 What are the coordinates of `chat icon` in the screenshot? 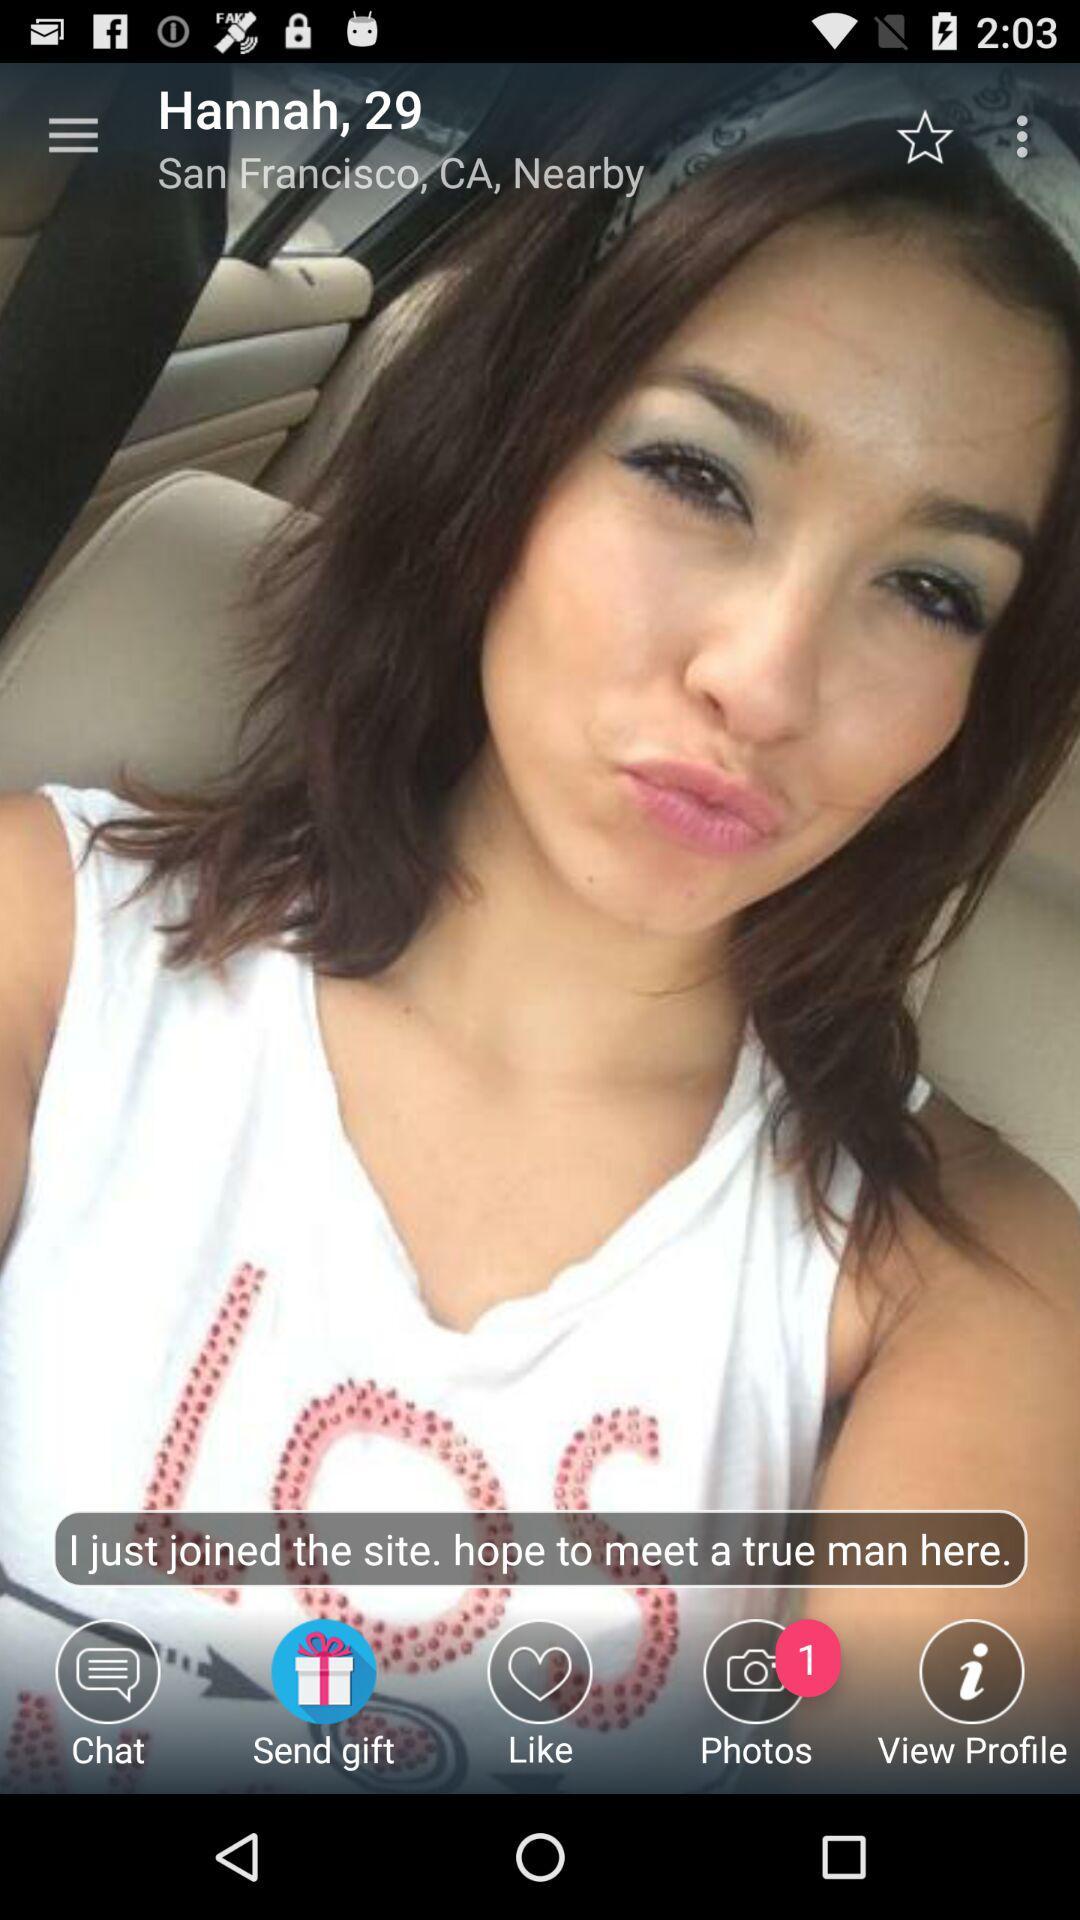 It's located at (108, 1705).